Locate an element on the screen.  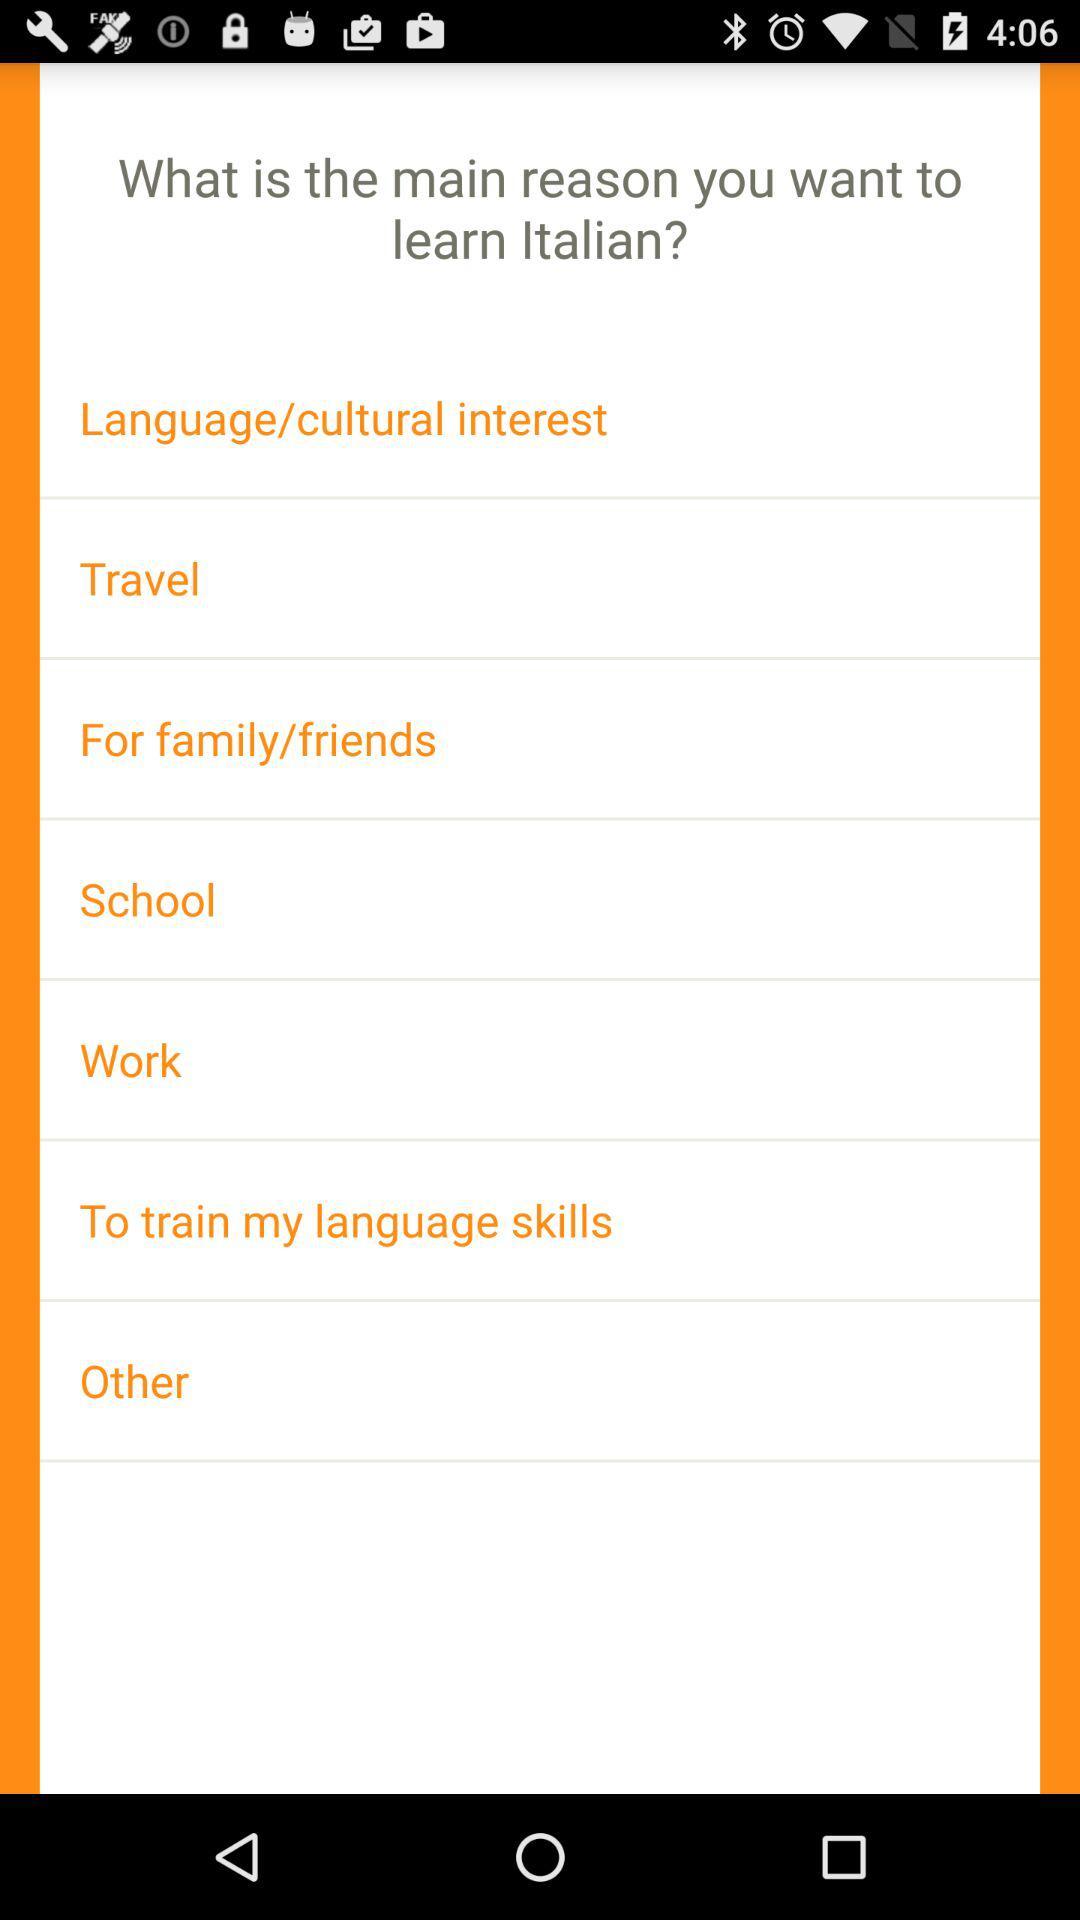
the item below for family/friends item is located at coordinates (540, 898).